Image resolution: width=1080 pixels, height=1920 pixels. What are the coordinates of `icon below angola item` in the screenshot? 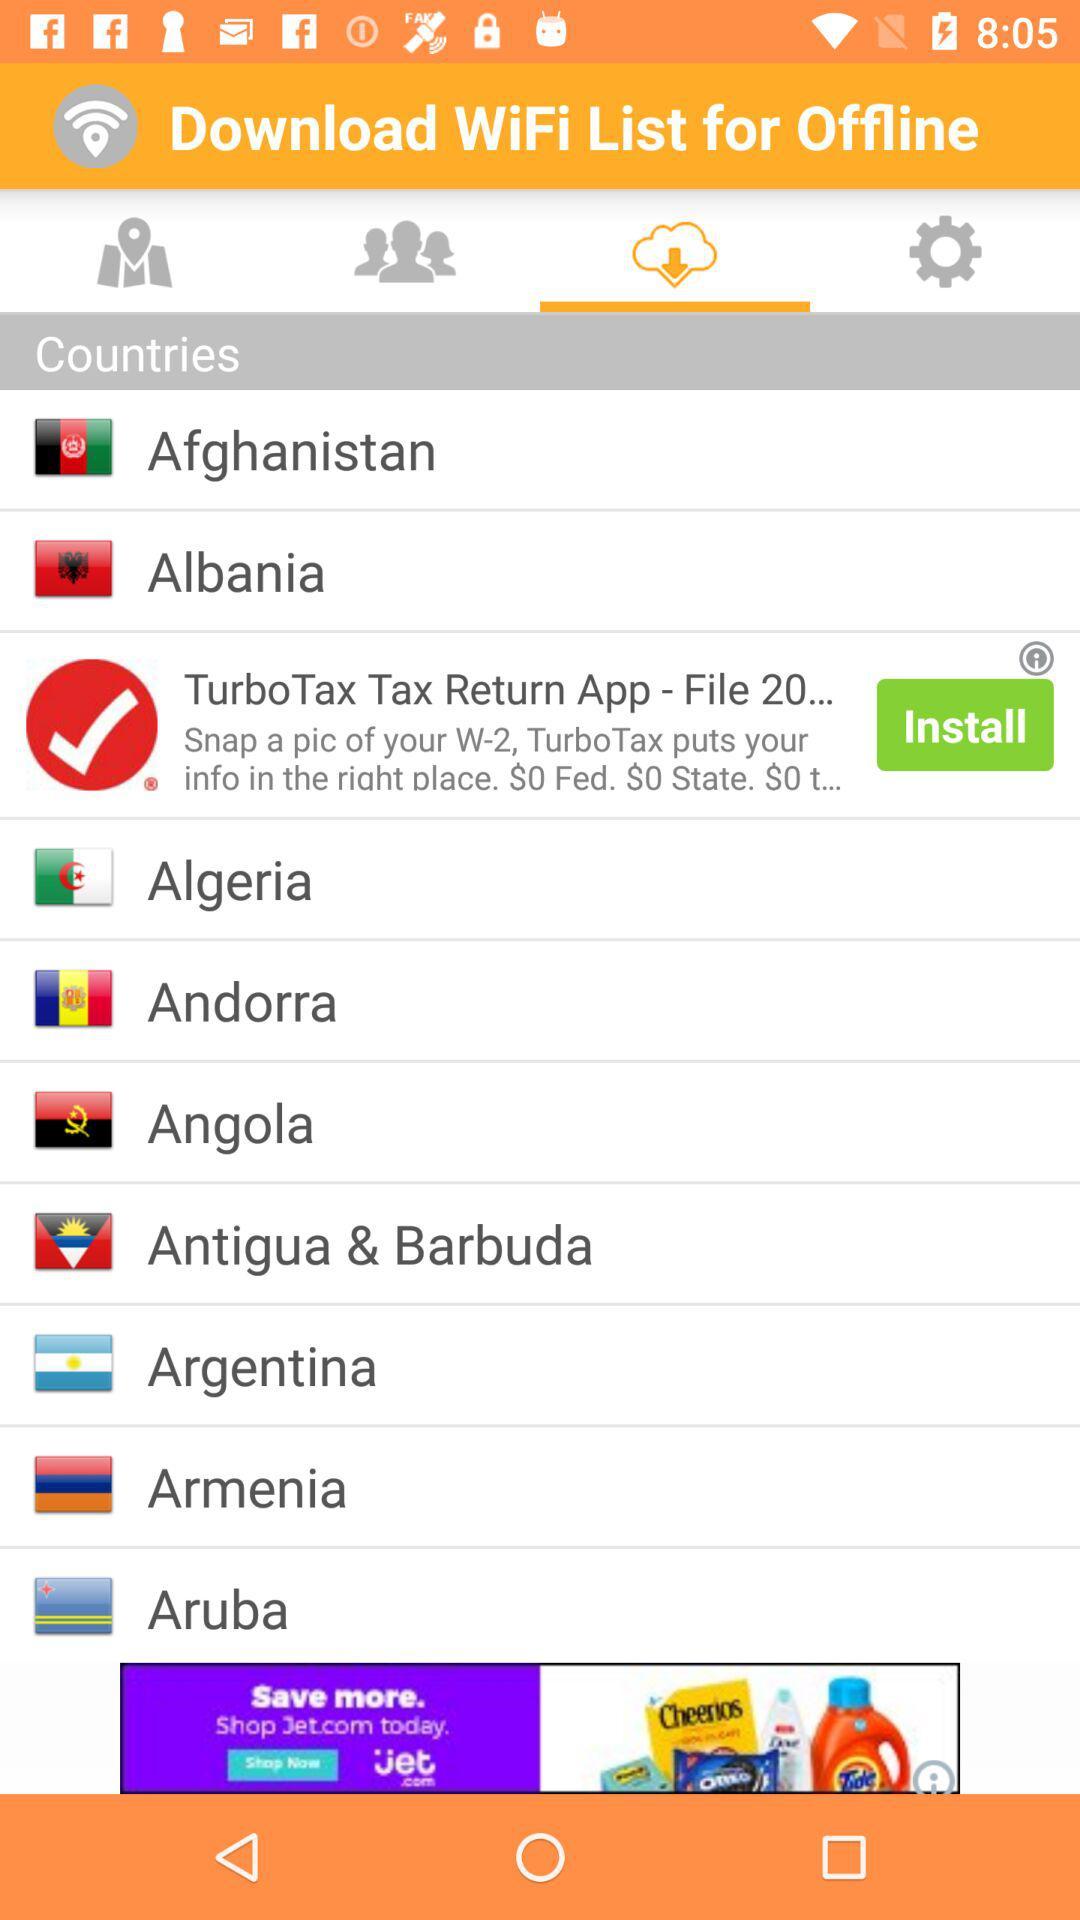 It's located at (386, 1242).